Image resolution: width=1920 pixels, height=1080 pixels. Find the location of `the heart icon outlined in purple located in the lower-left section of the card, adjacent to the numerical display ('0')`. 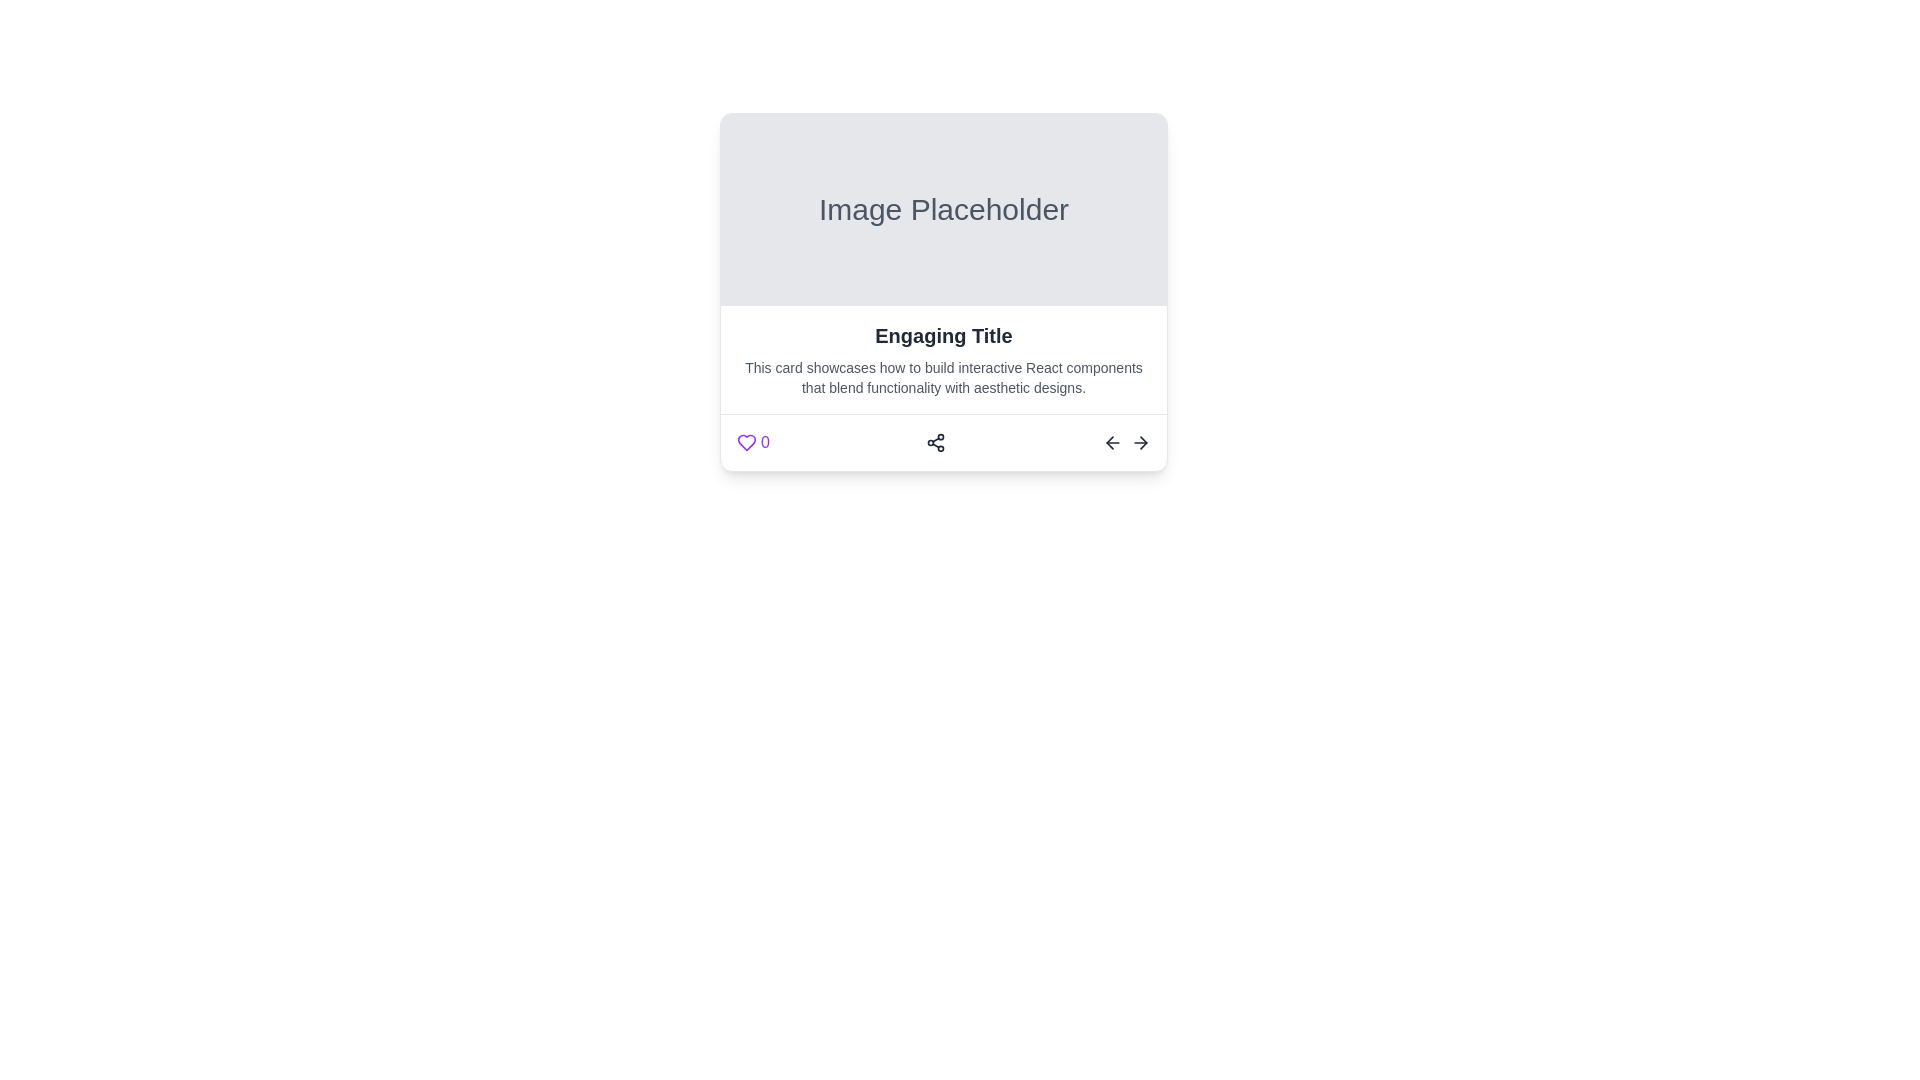

the heart icon outlined in purple located in the lower-left section of the card, adjacent to the numerical display ('0') is located at coordinates (746, 442).